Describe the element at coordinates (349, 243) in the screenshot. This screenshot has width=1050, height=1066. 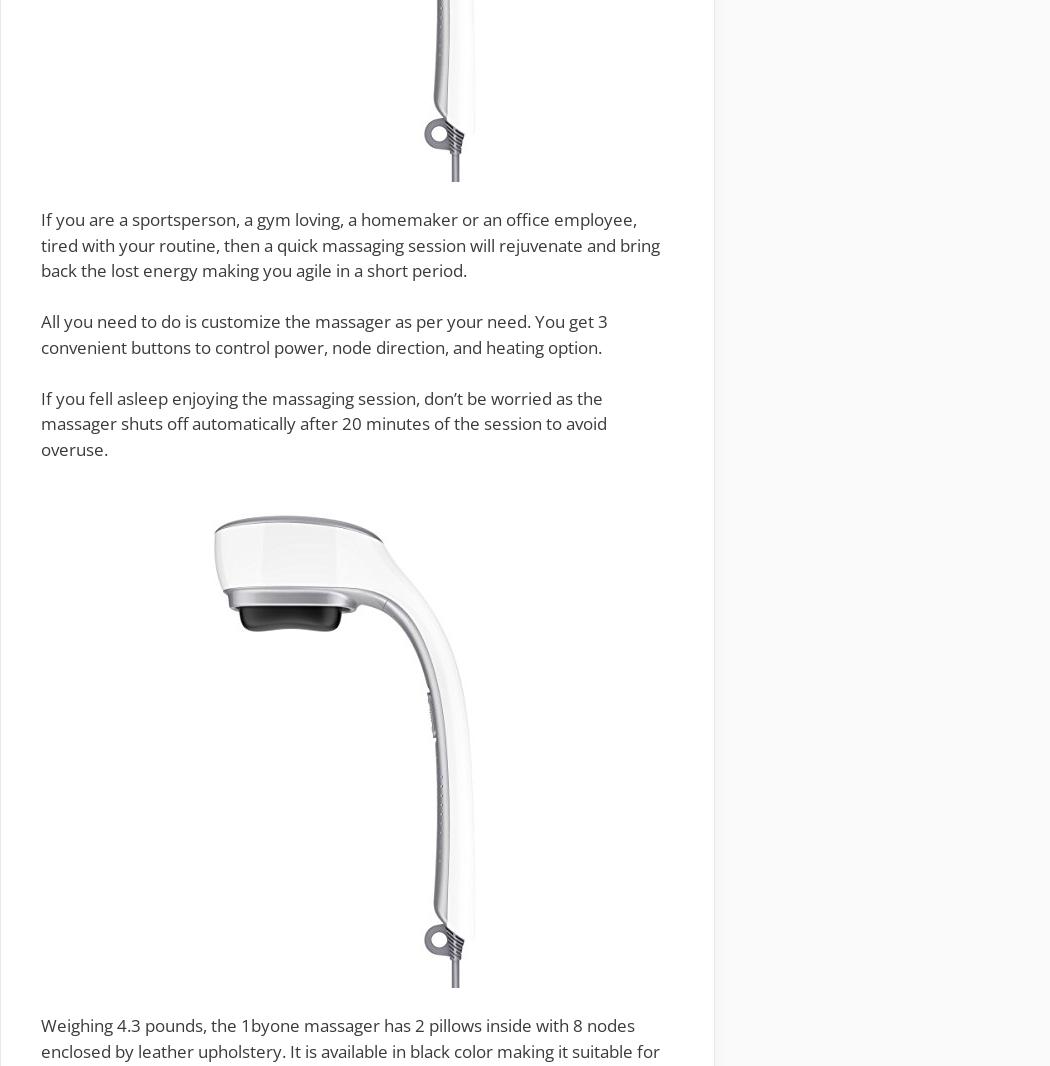
I see `'If you are a sportsperson, a gym loving, a homemaker or an office employee, tired with your routine, then a quick massaging session will rejuvenate and bring back the lost energy making you agile in a short period.'` at that location.